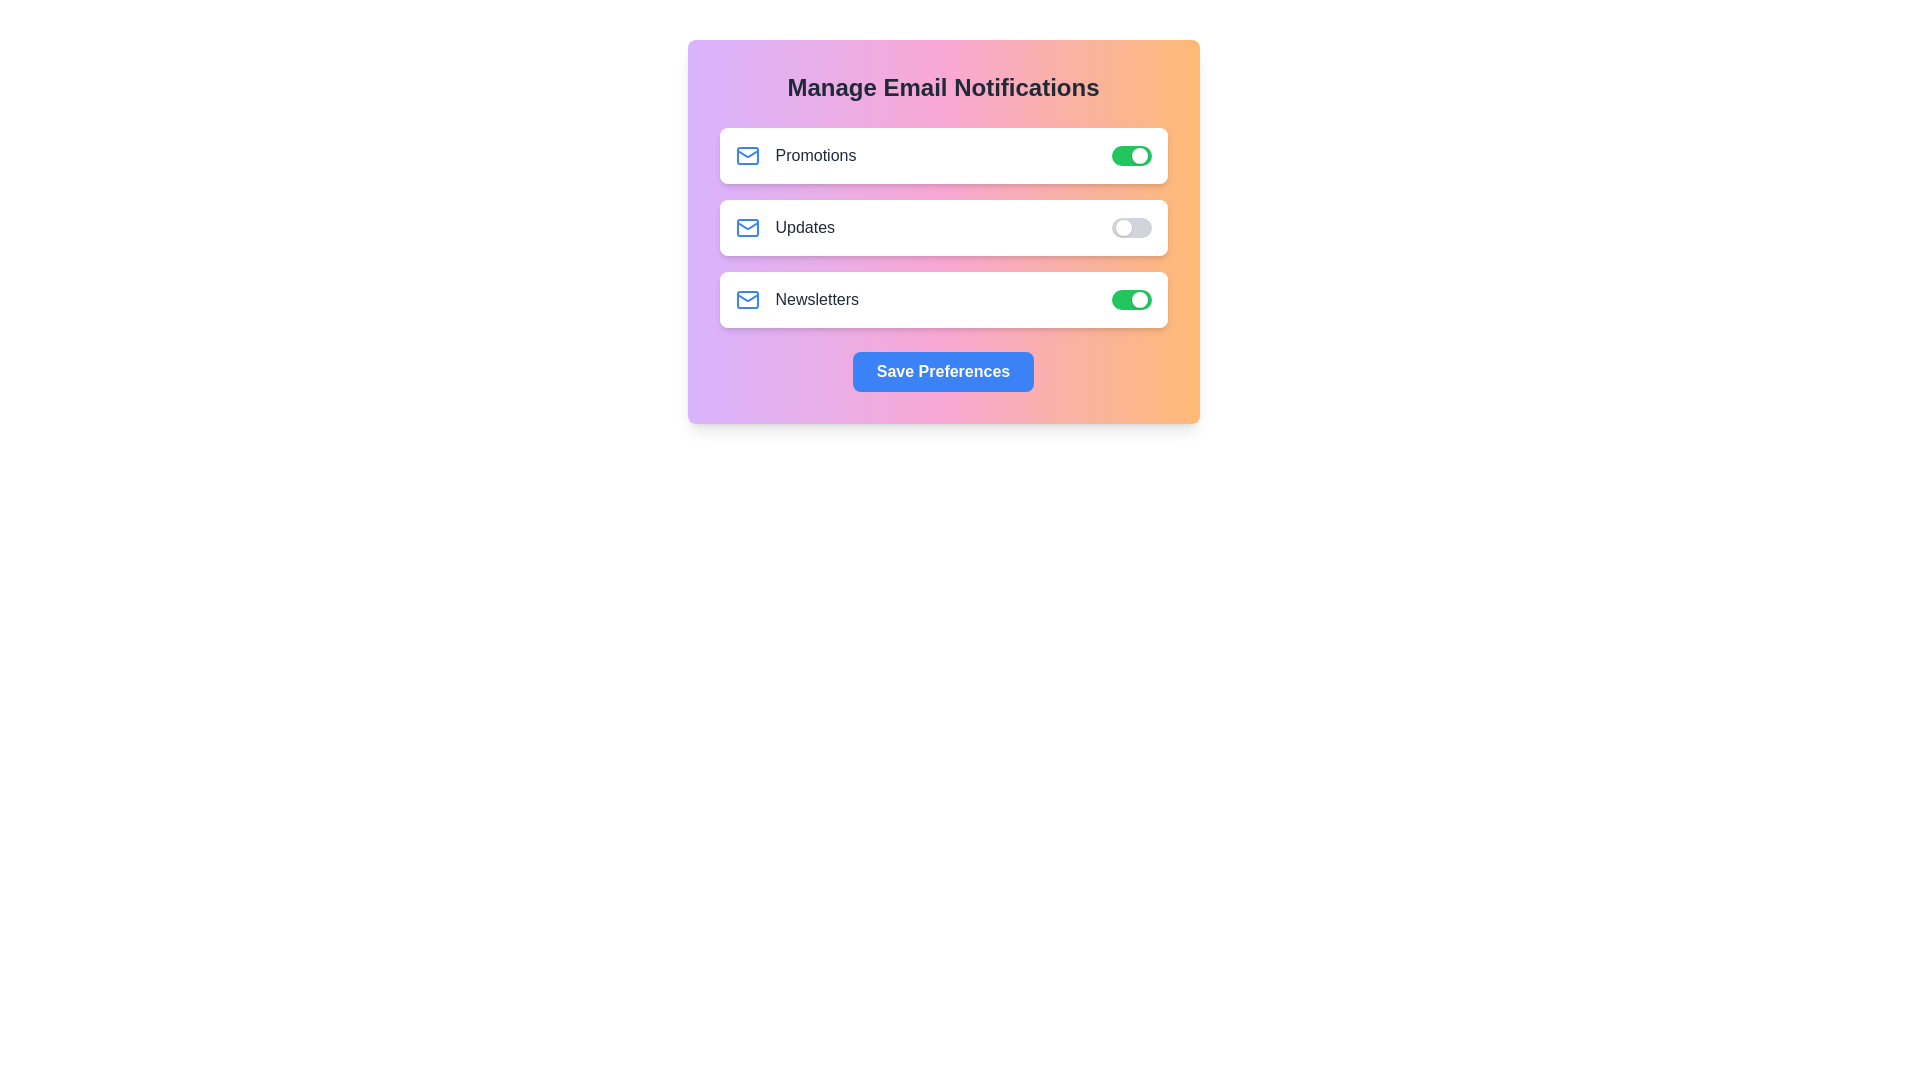  I want to click on the Updates section to observe its hover effect, so click(942, 226).